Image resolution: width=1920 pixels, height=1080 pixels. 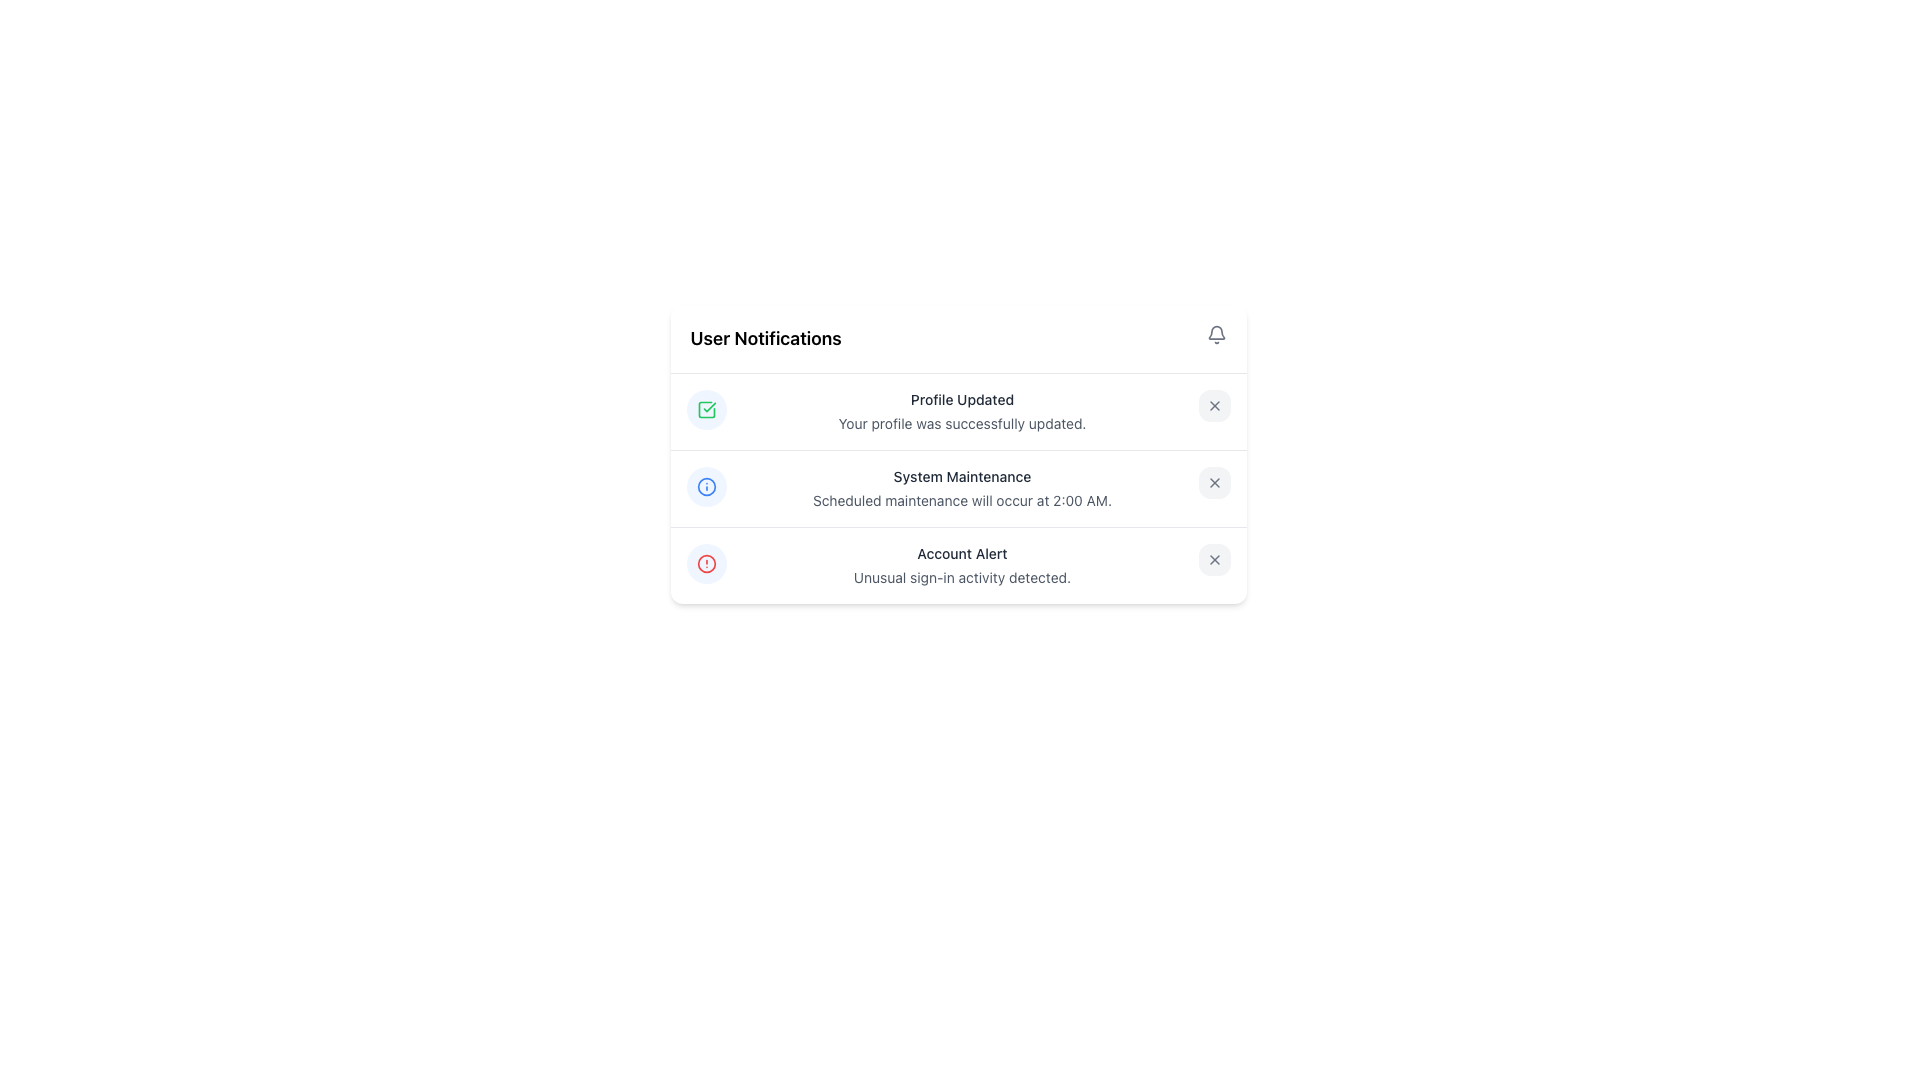 I want to click on the Circle element that serves as a visual indicator for the 'Account Alert' notification, which is located centrally within the third notification item in the User Notifications section, so click(x=706, y=563).